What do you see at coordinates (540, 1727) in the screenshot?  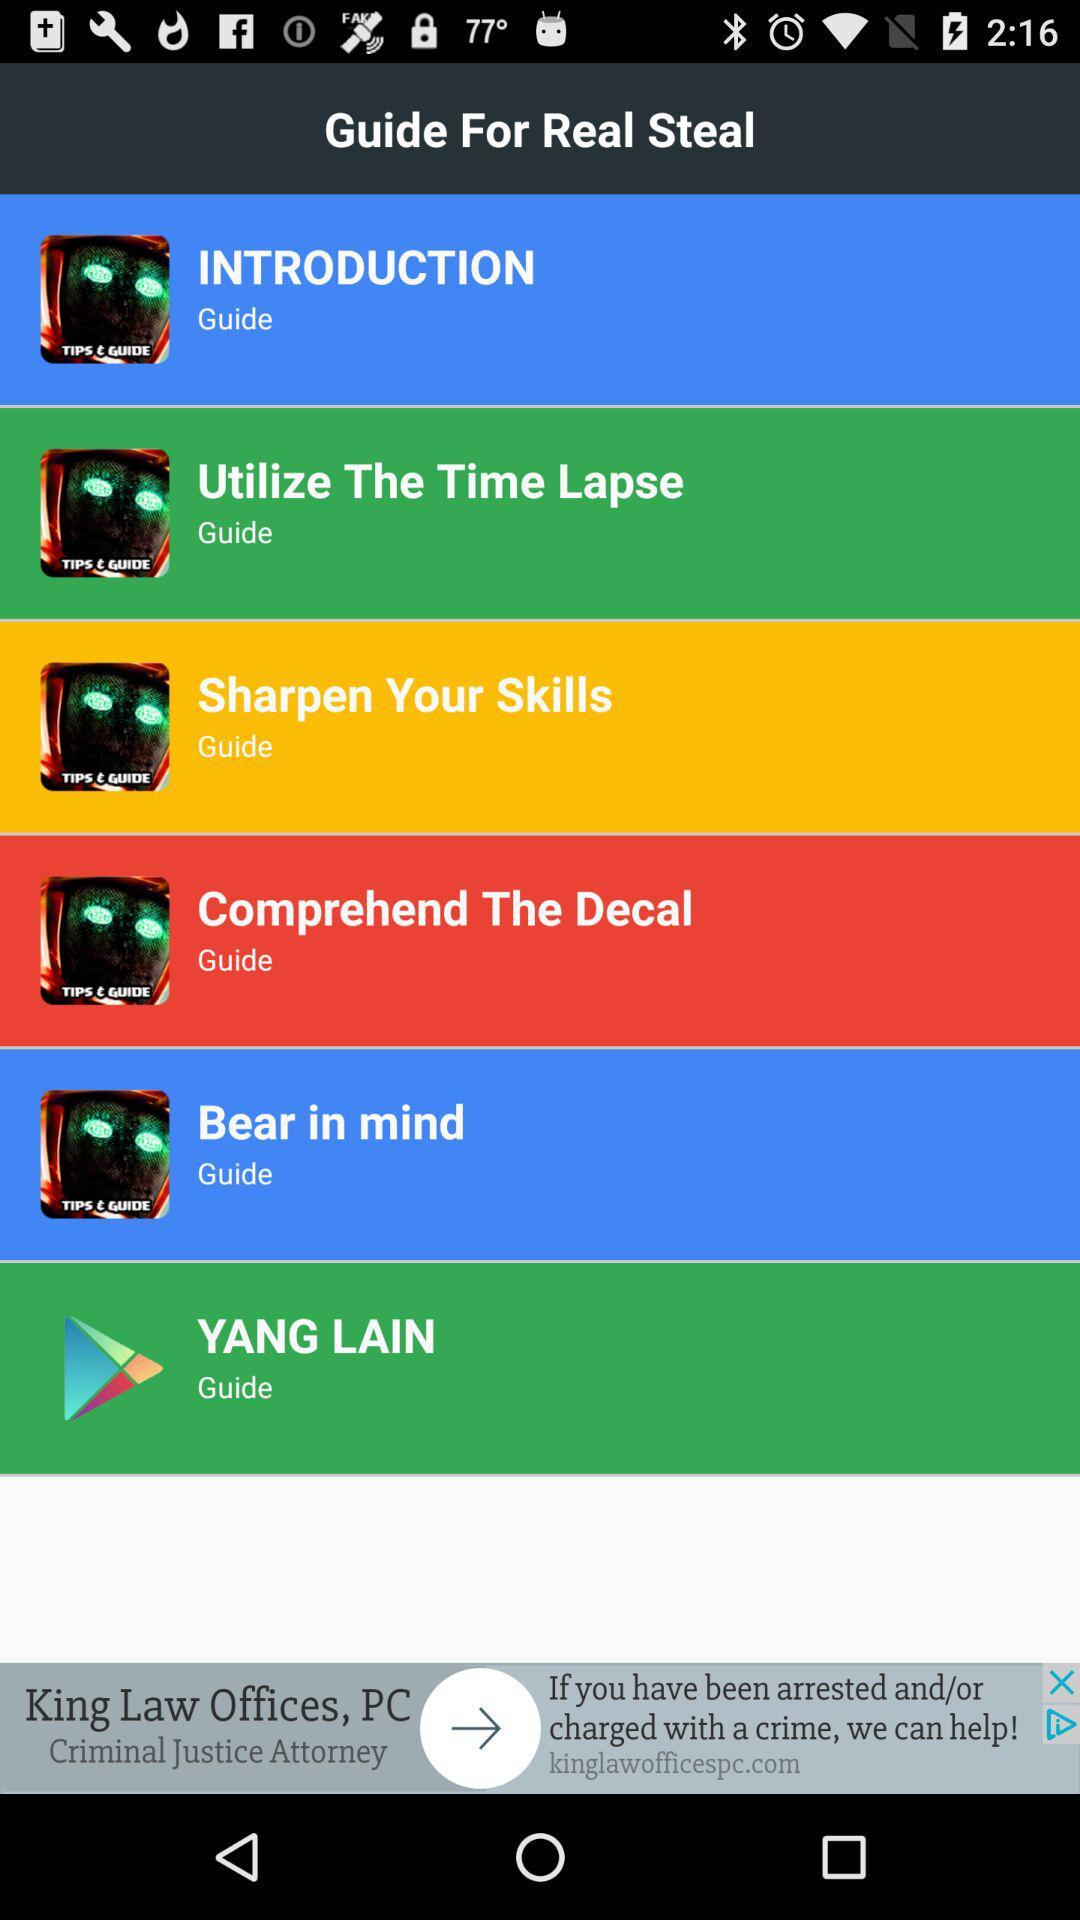 I see `go forward/ go to advertisement website/app` at bounding box center [540, 1727].